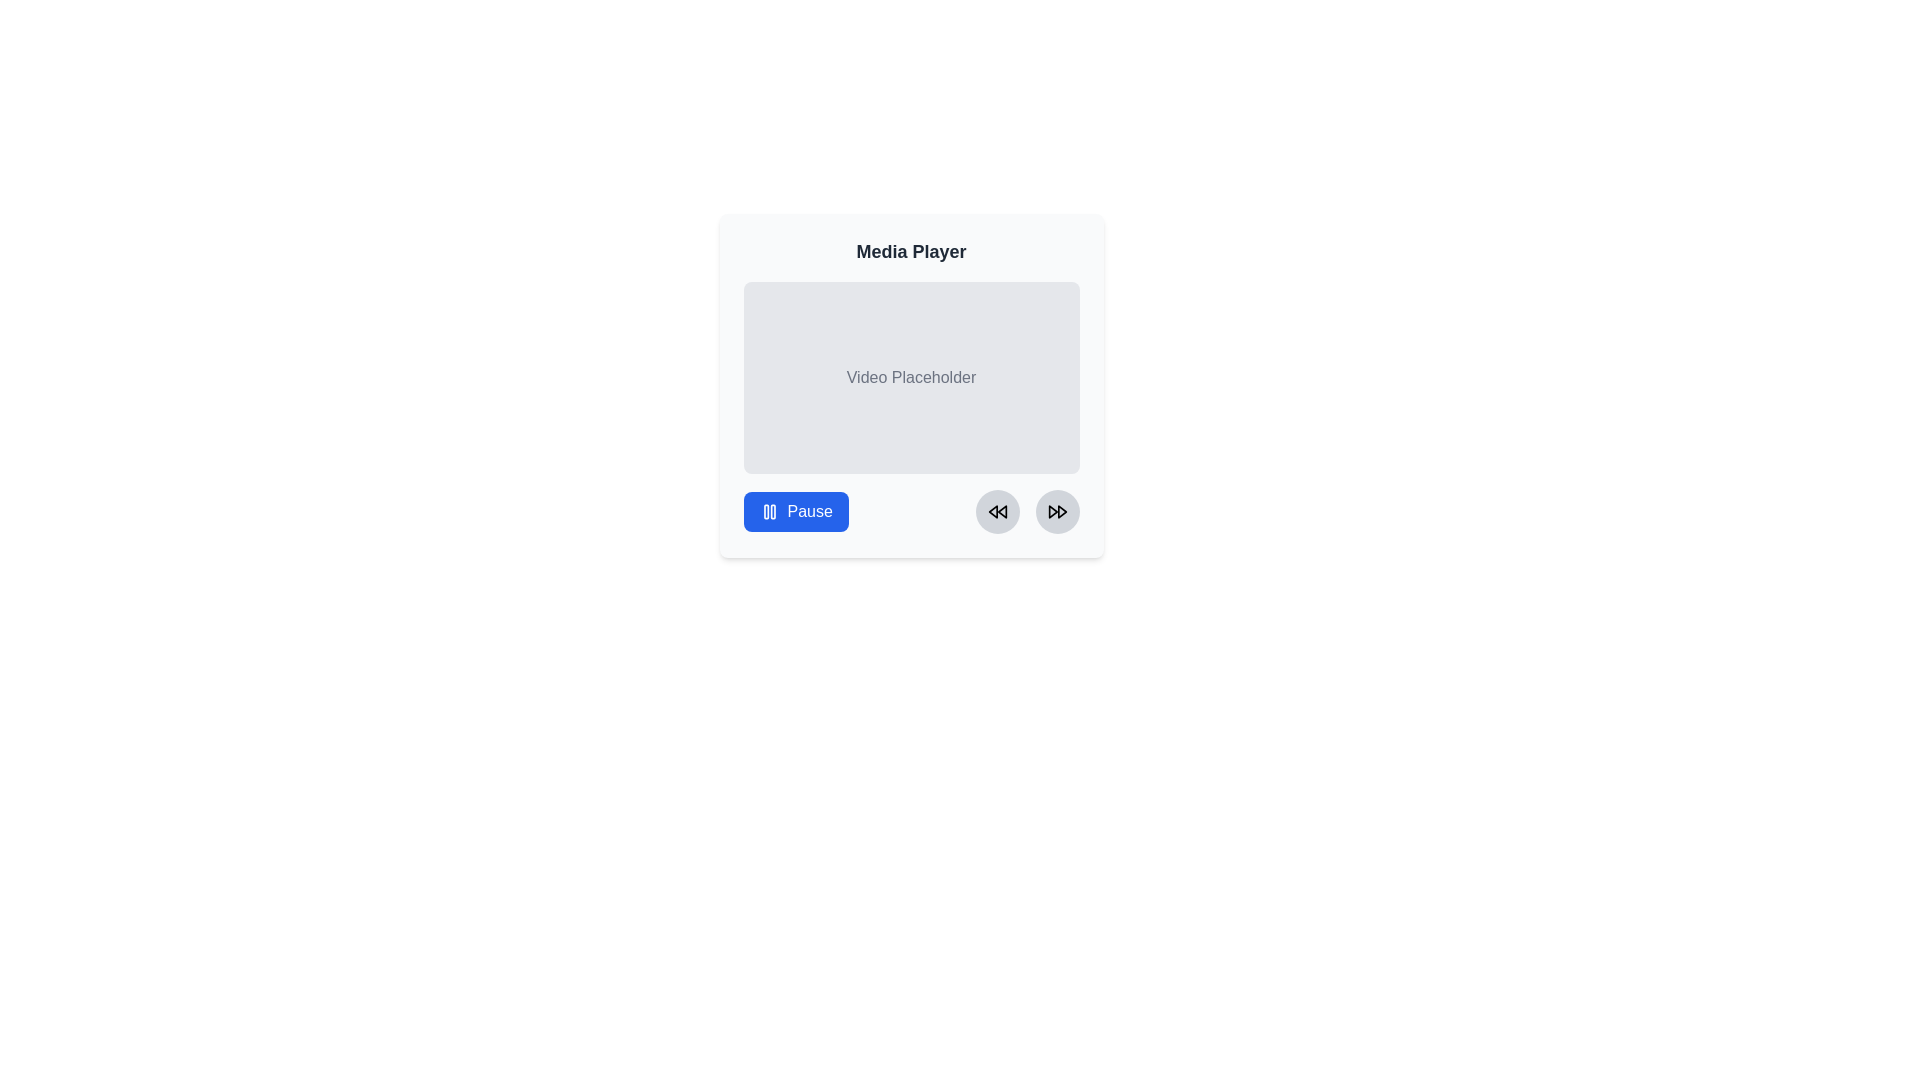  Describe the element at coordinates (768, 511) in the screenshot. I see `the pause icon, which is represented by two vertical bars within a blue square, located in the bottom-left corner of the media player interface alongside the 'Pause' text` at that location.